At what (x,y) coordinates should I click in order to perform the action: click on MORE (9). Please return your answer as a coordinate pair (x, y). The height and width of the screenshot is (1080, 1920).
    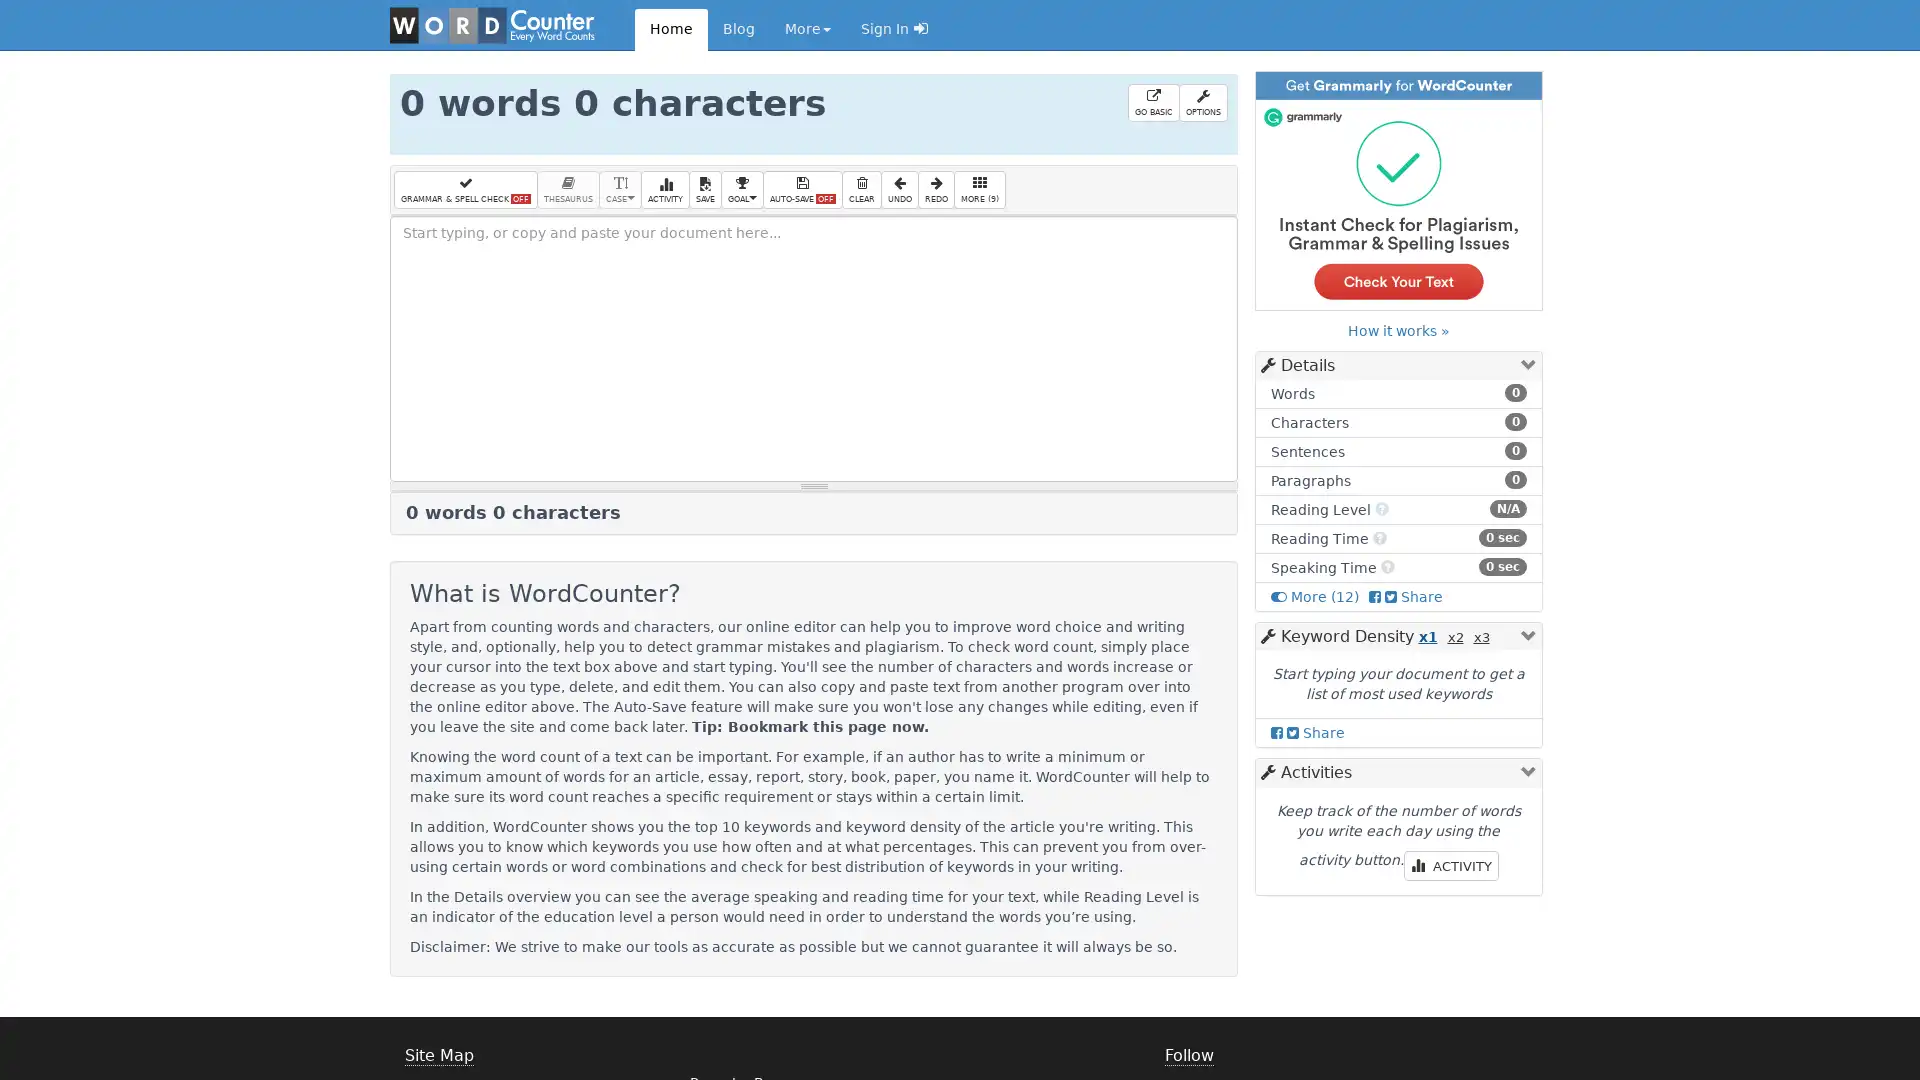
    Looking at the image, I should click on (979, 189).